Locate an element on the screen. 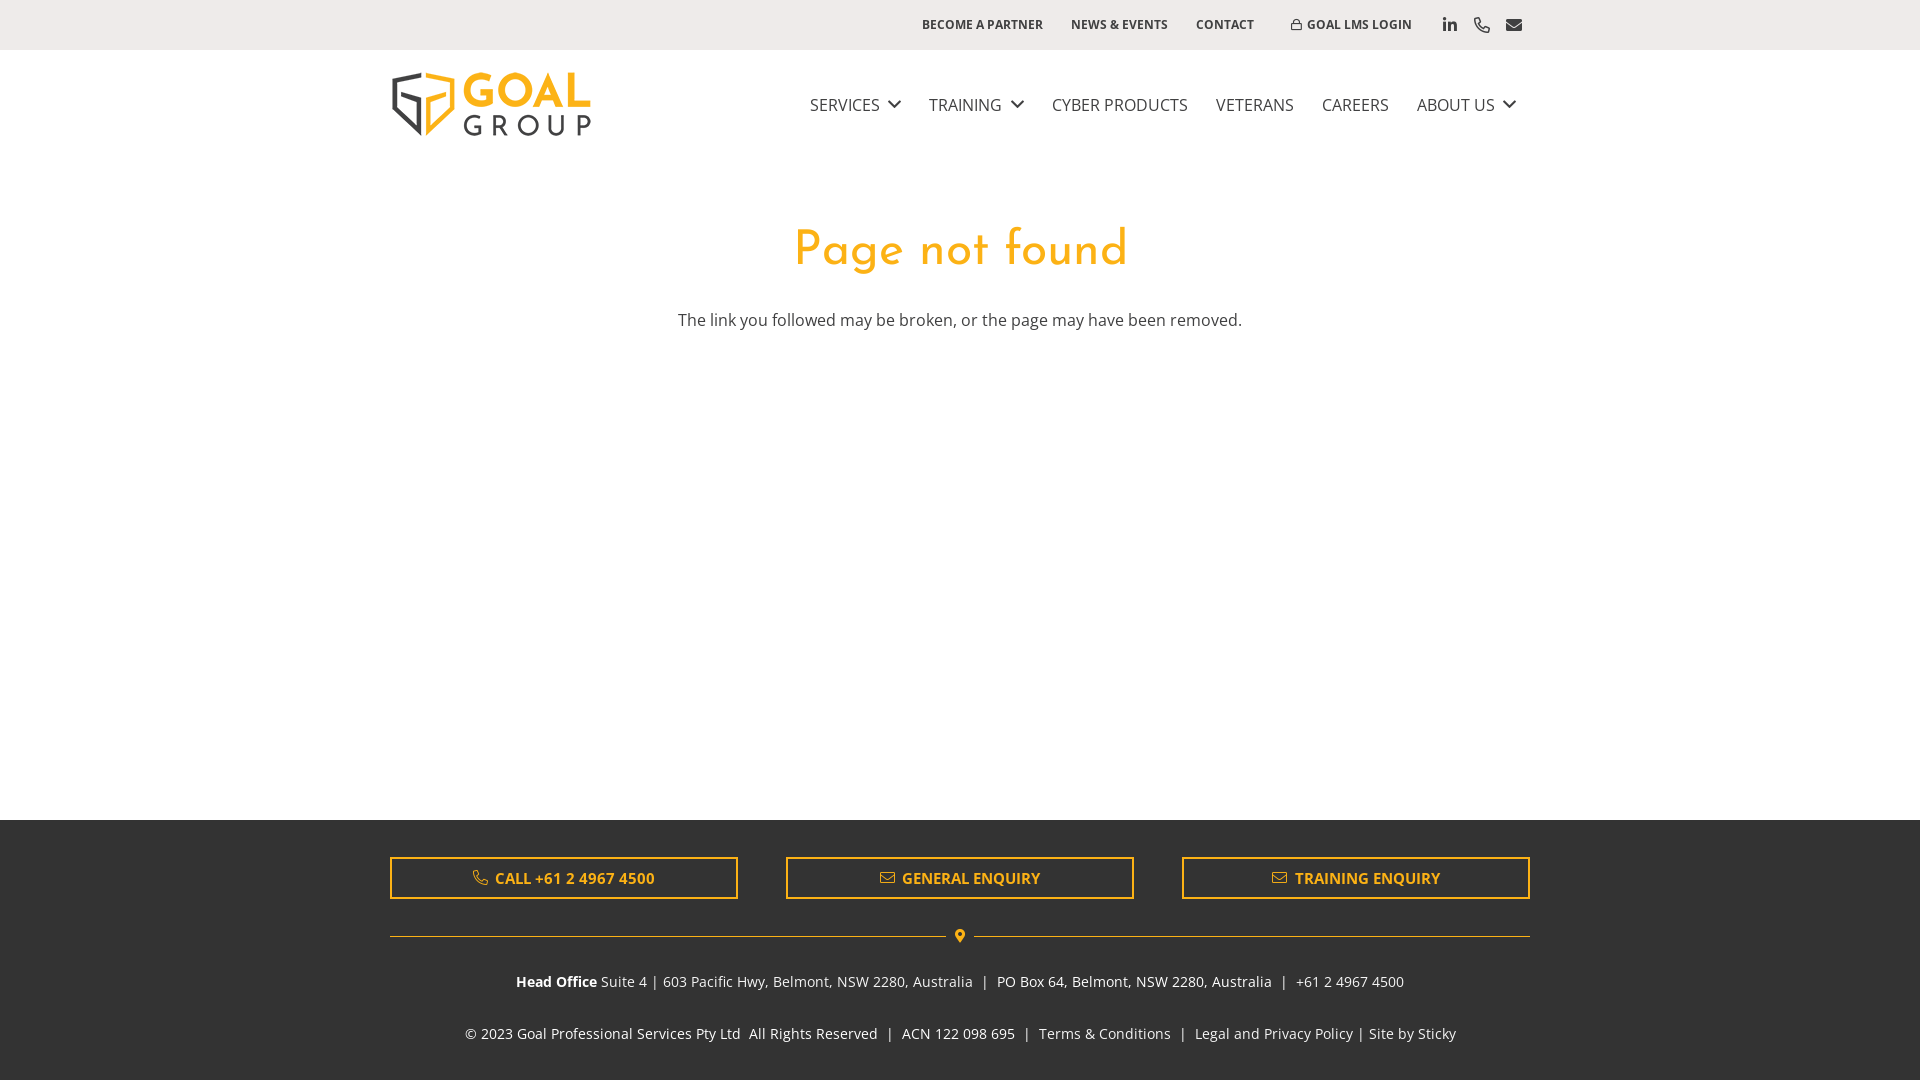  'SERVICES' is located at coordinates (855, 104).